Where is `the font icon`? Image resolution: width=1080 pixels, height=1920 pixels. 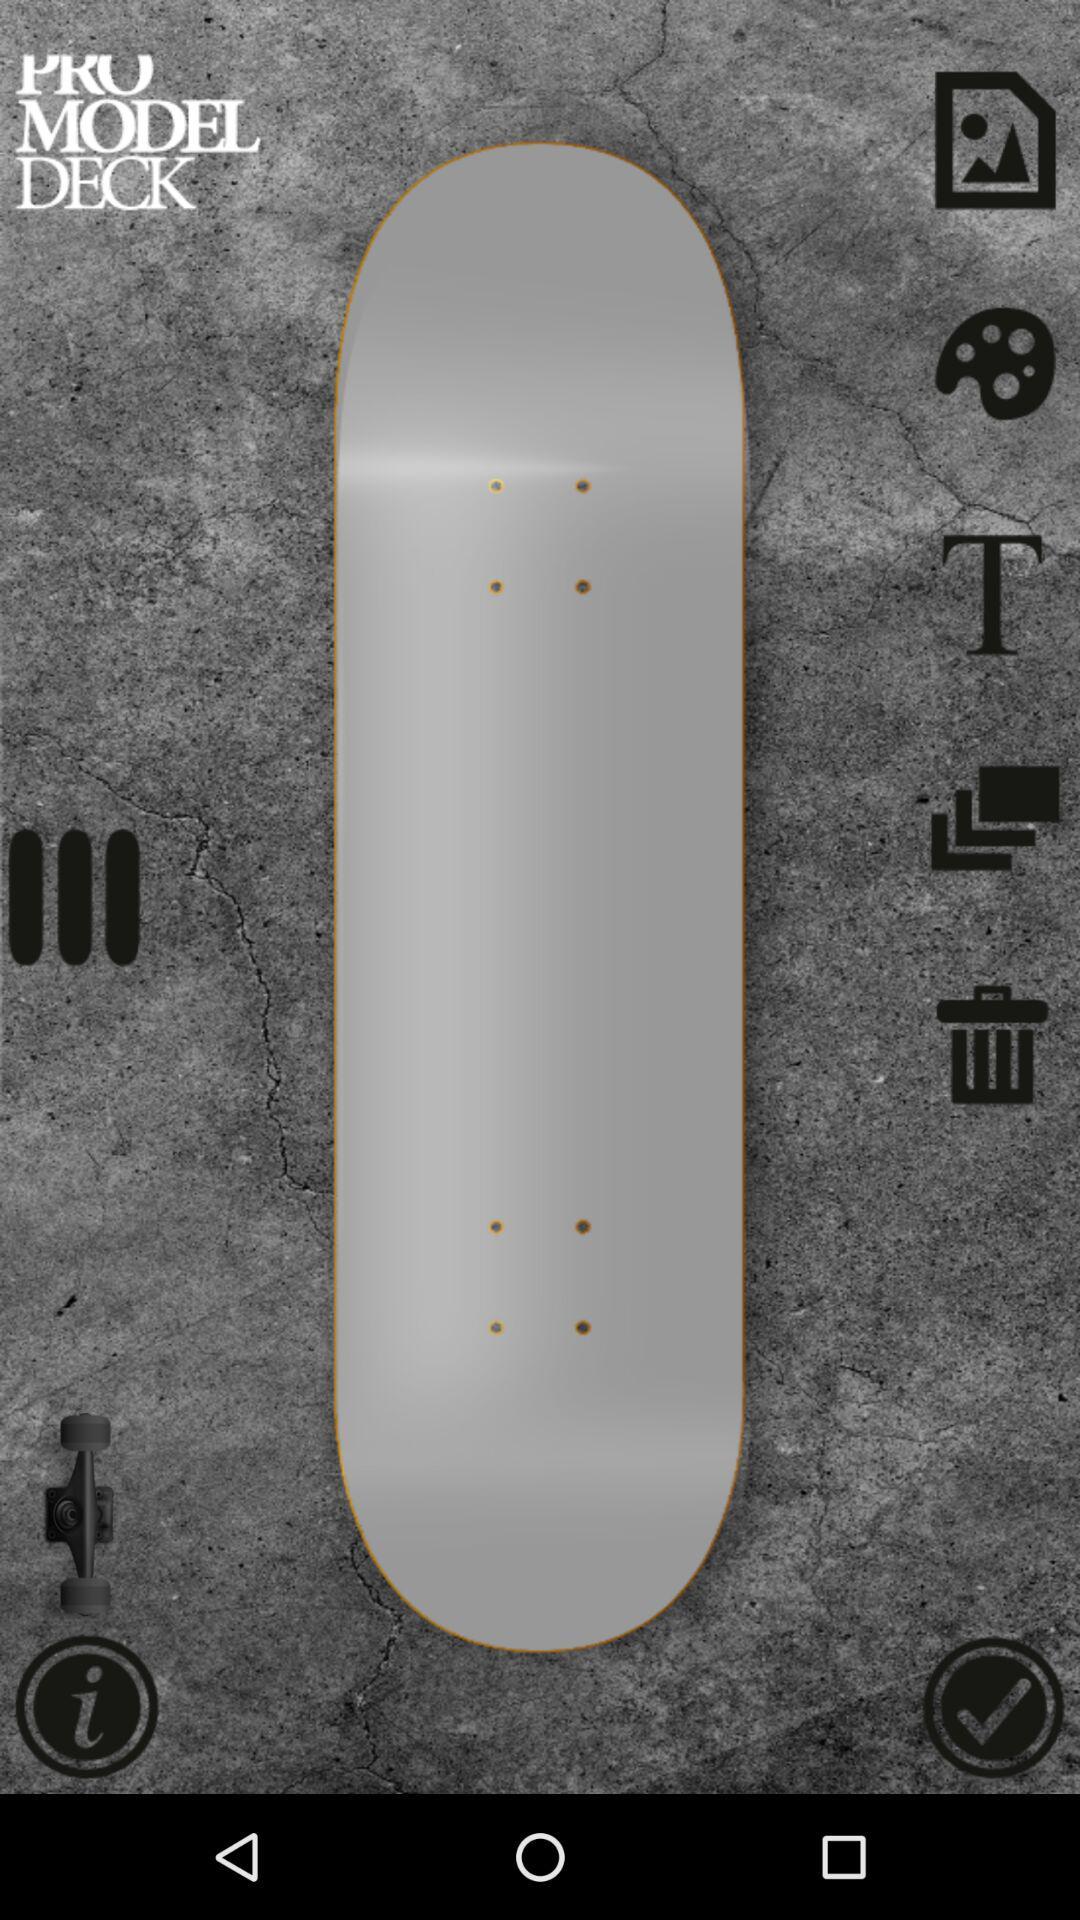
the font icon is located at coordinates (992, 635).